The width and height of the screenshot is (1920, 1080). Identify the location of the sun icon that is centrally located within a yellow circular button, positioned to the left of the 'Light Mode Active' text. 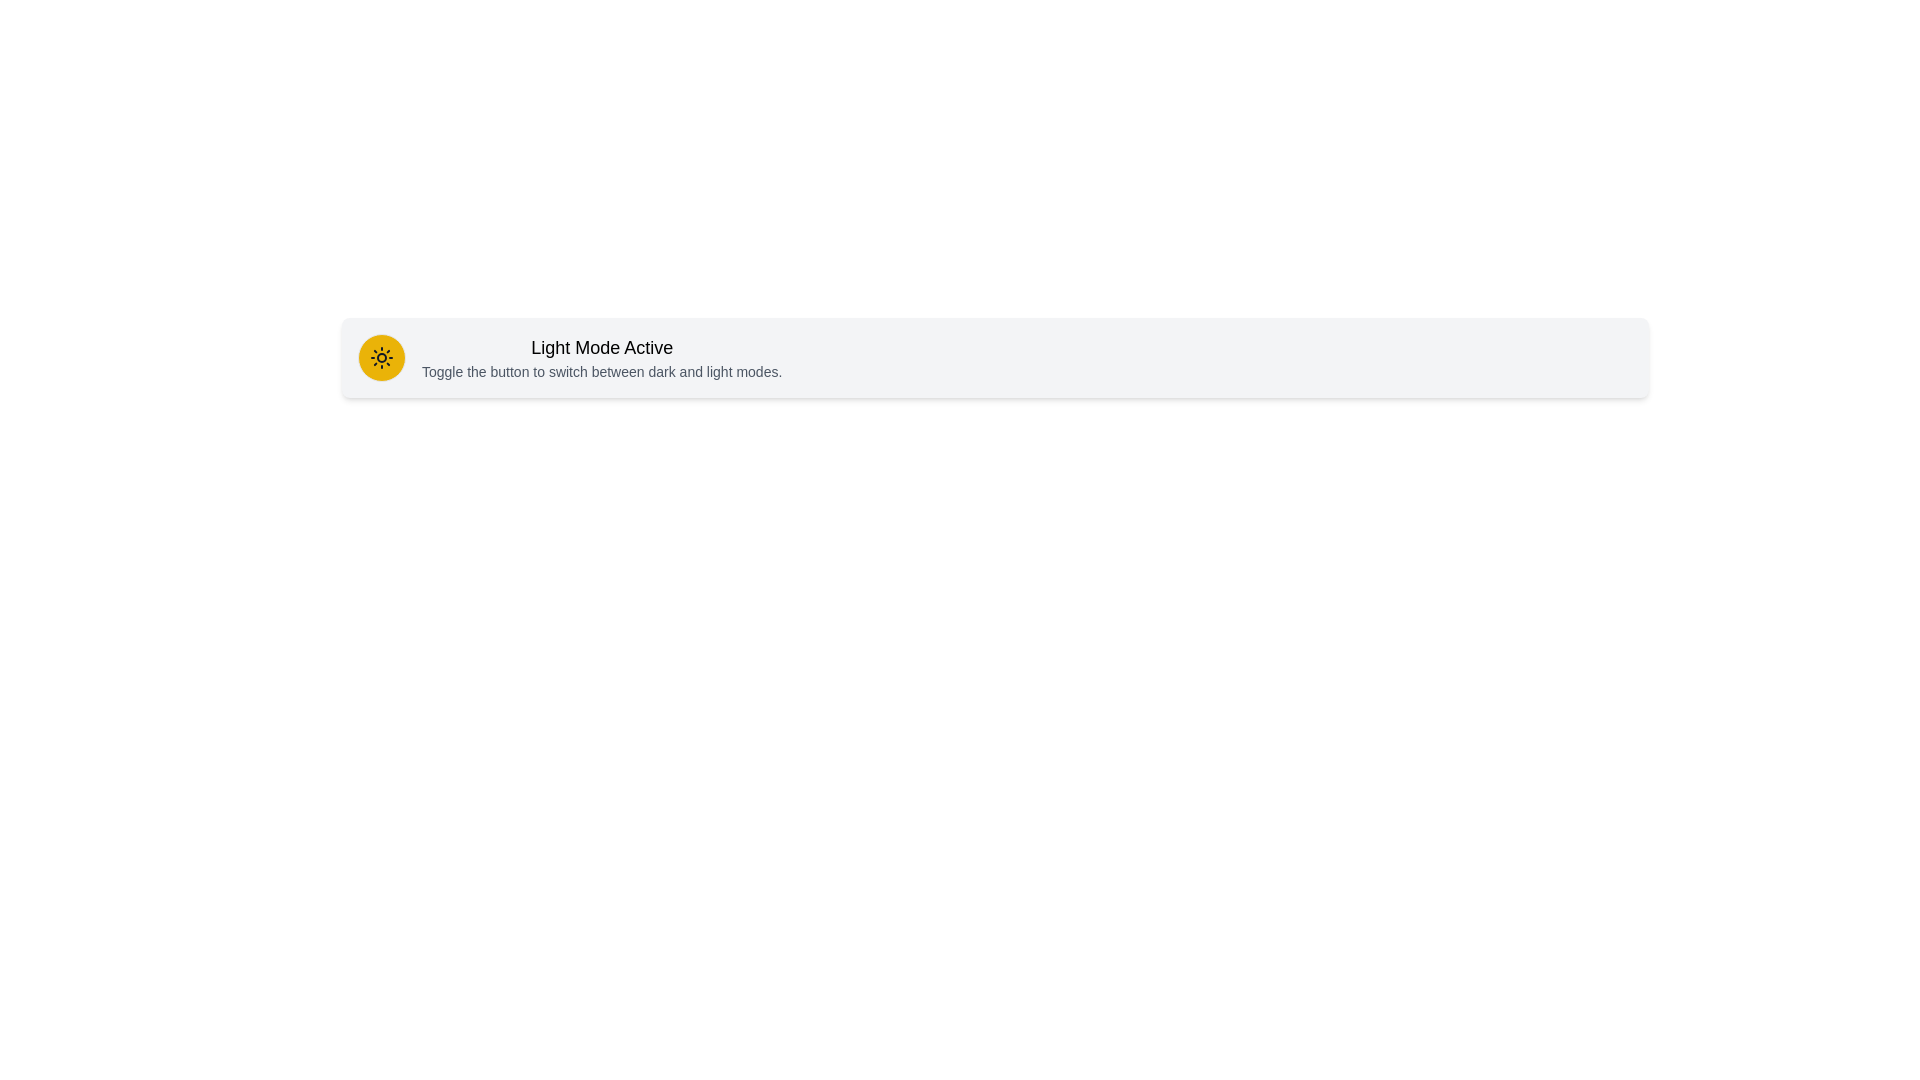
(382, 357).